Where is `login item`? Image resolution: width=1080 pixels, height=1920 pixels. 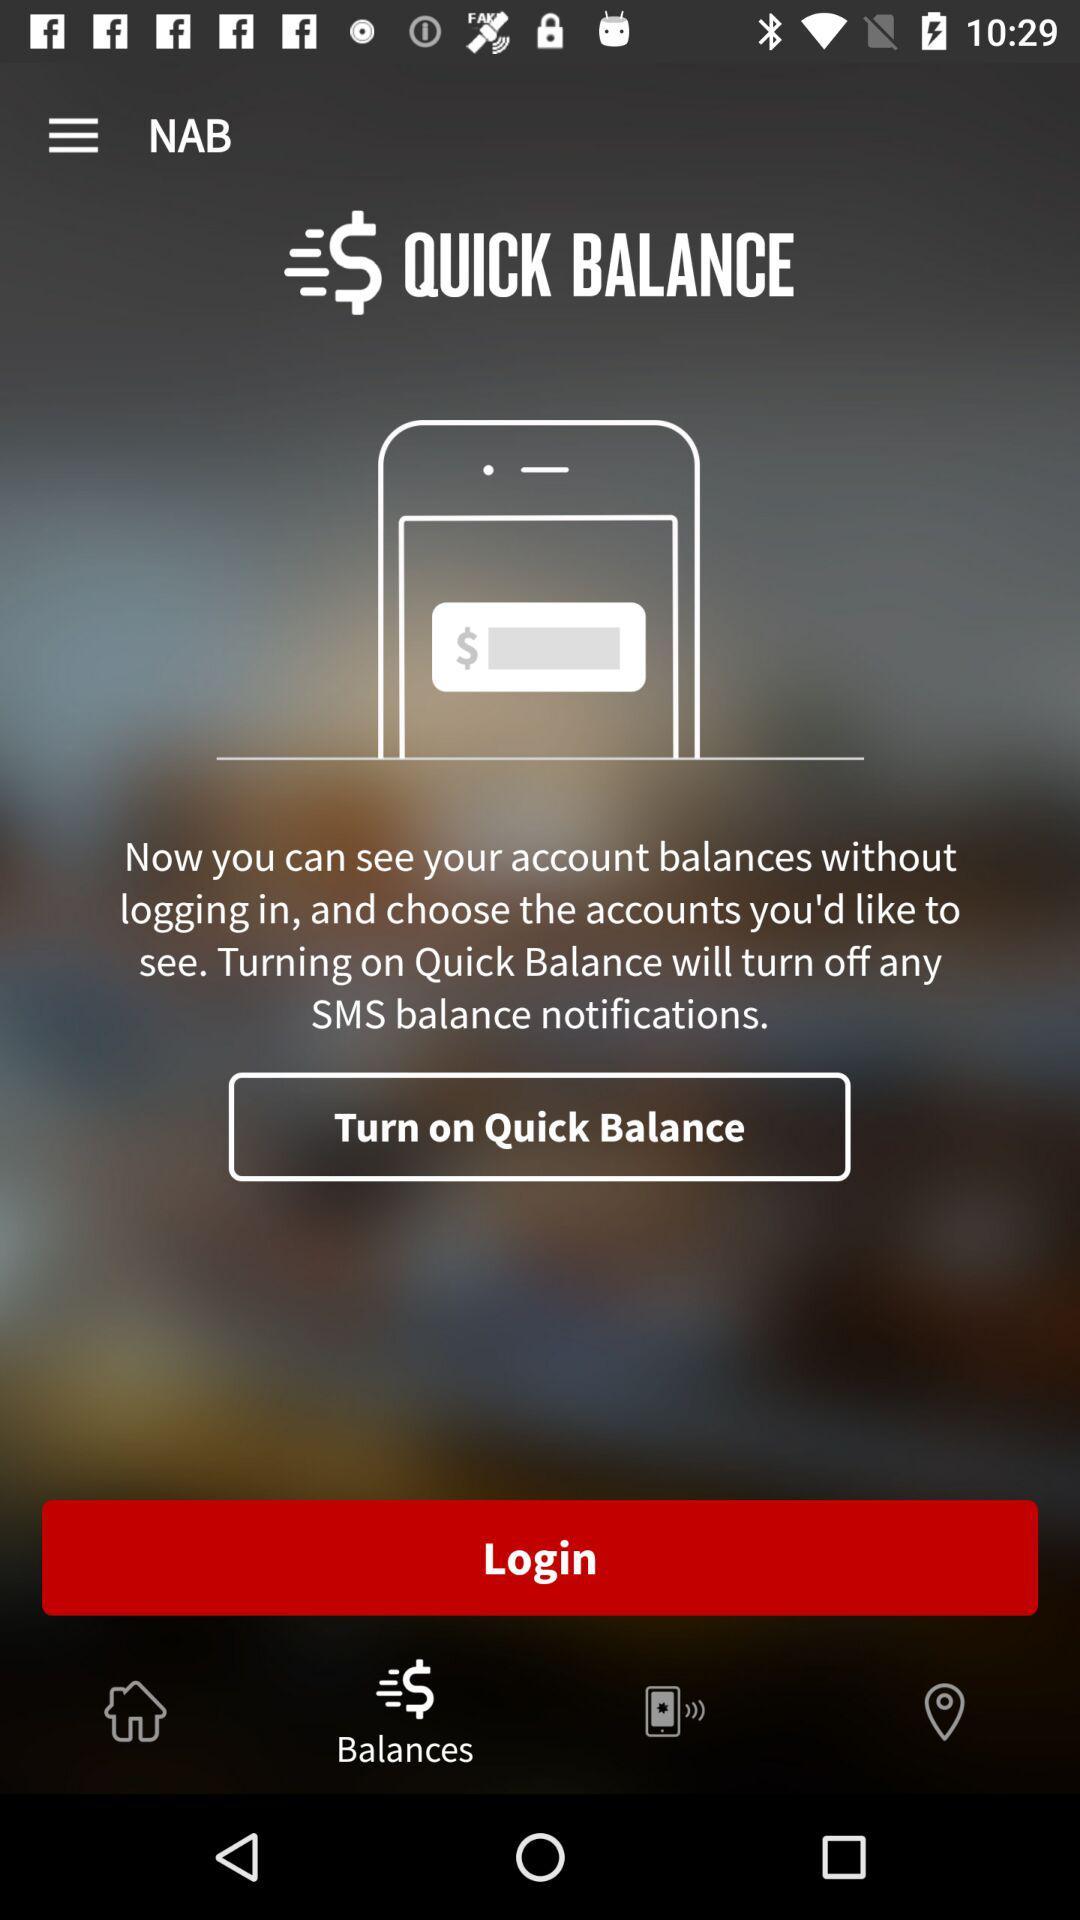 login item is located at coordinates (540, 1556).